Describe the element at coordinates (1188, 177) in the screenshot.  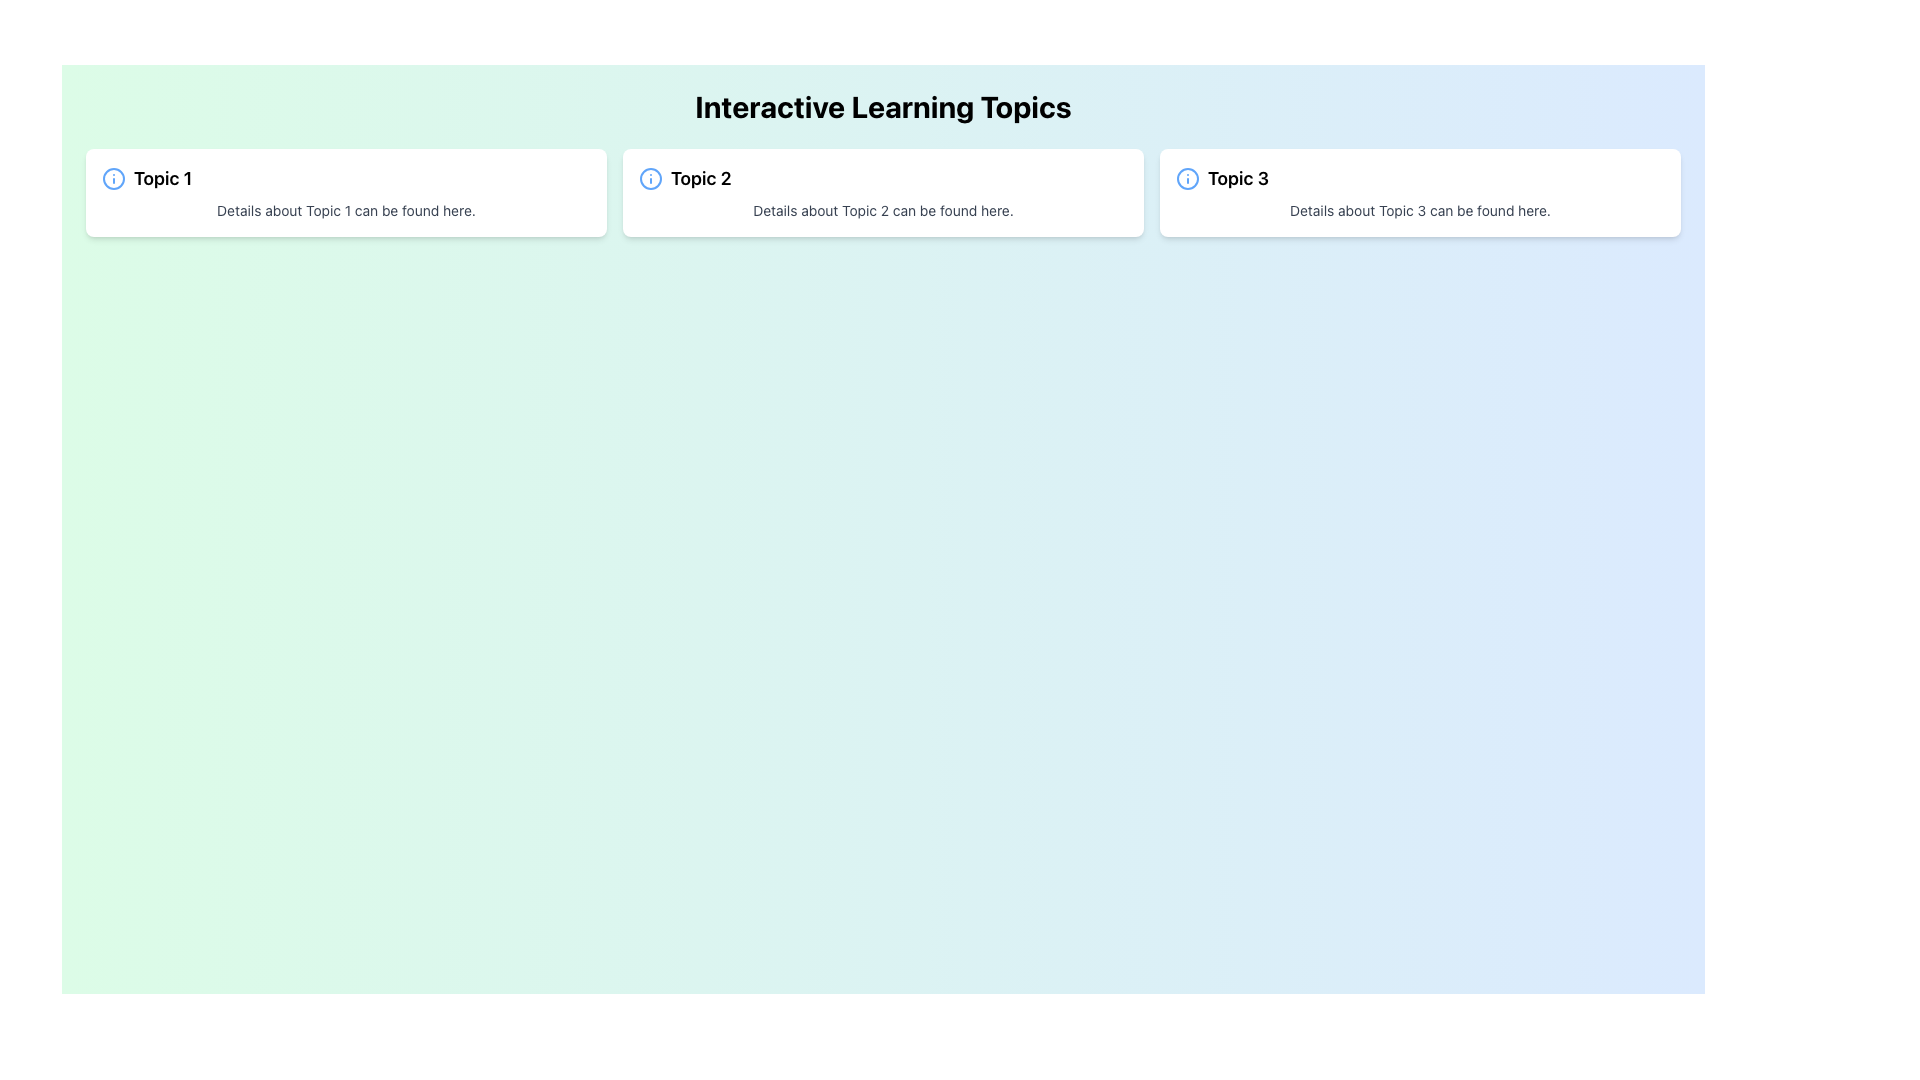
I see `blue circular information icon located to the left of the text 'Topic 3' for styling details` at that location.